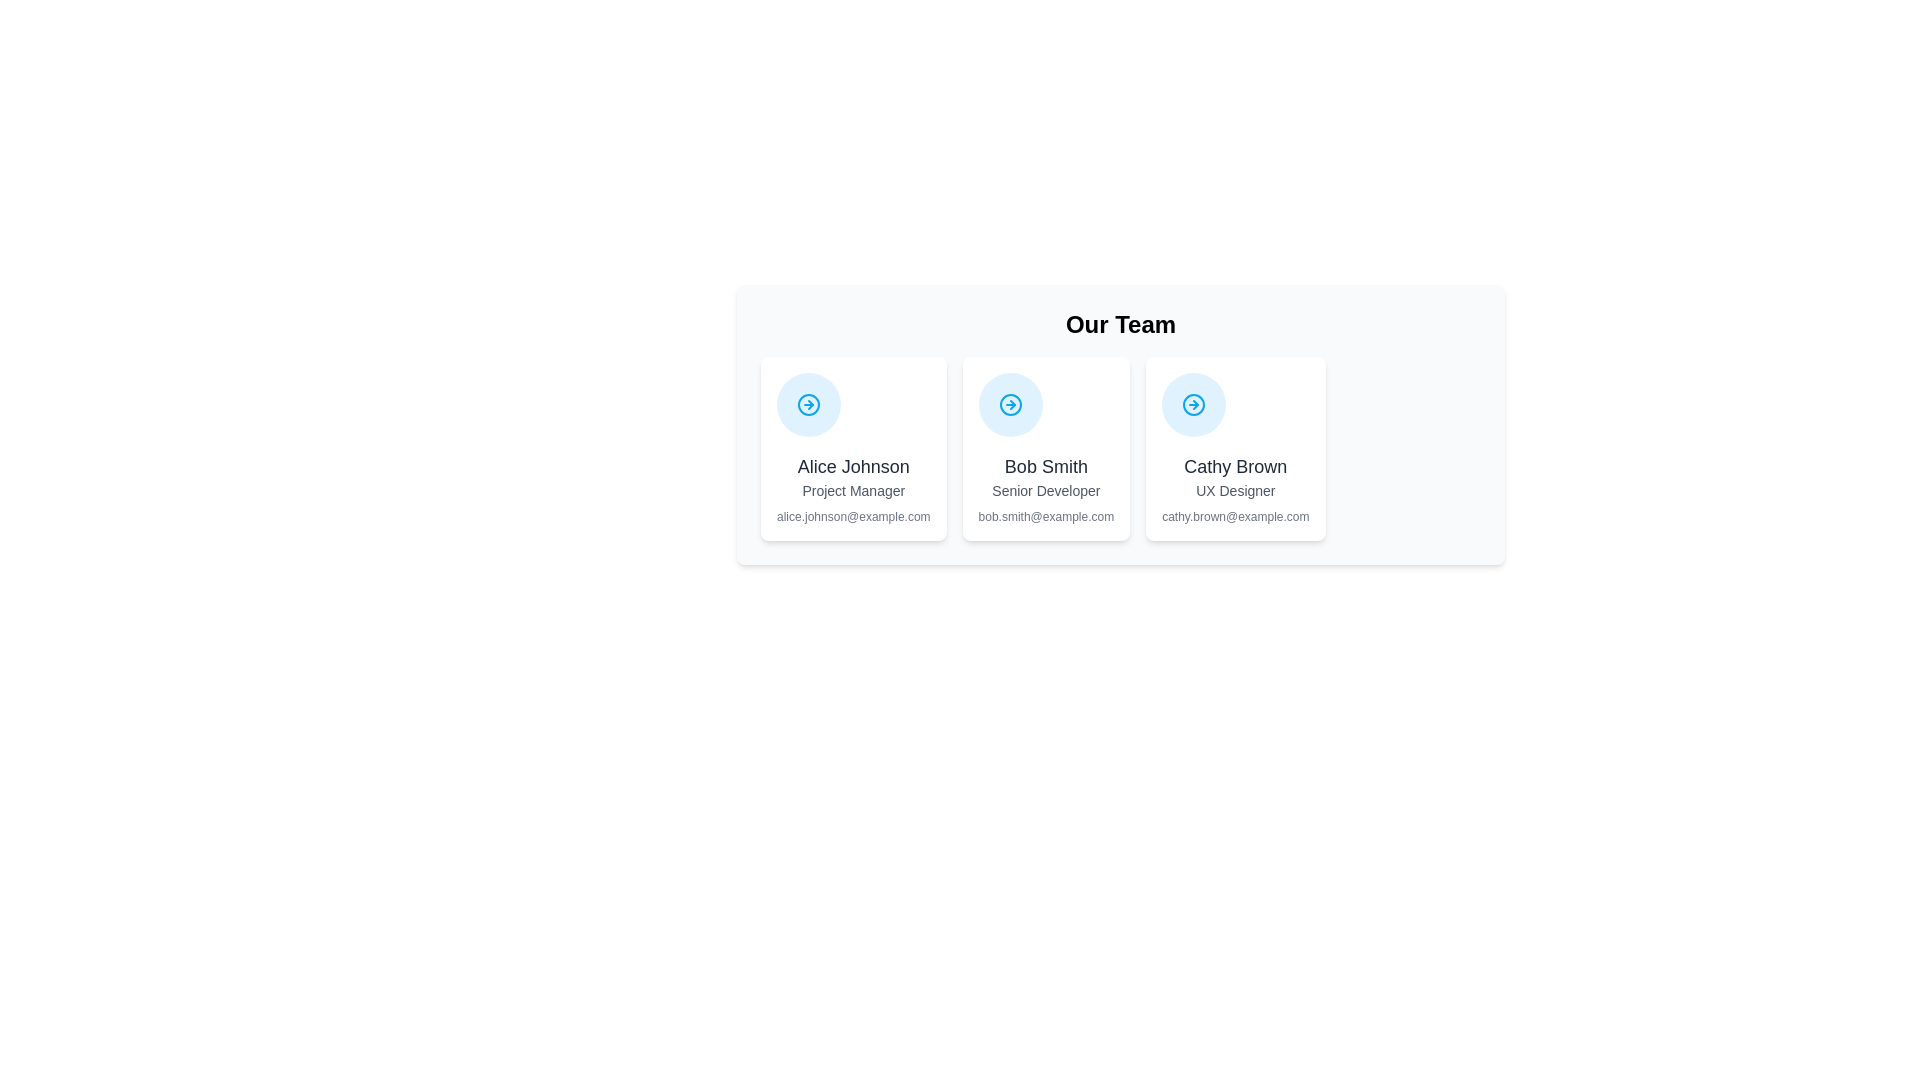  Describe the element at coordinates (809, 405) in the screenshot. I see `the circular navigation icon with a pale blue background and a right-pointing arrow, located in the upper portion of the card labeled 'Alice Johnson'` at that location.